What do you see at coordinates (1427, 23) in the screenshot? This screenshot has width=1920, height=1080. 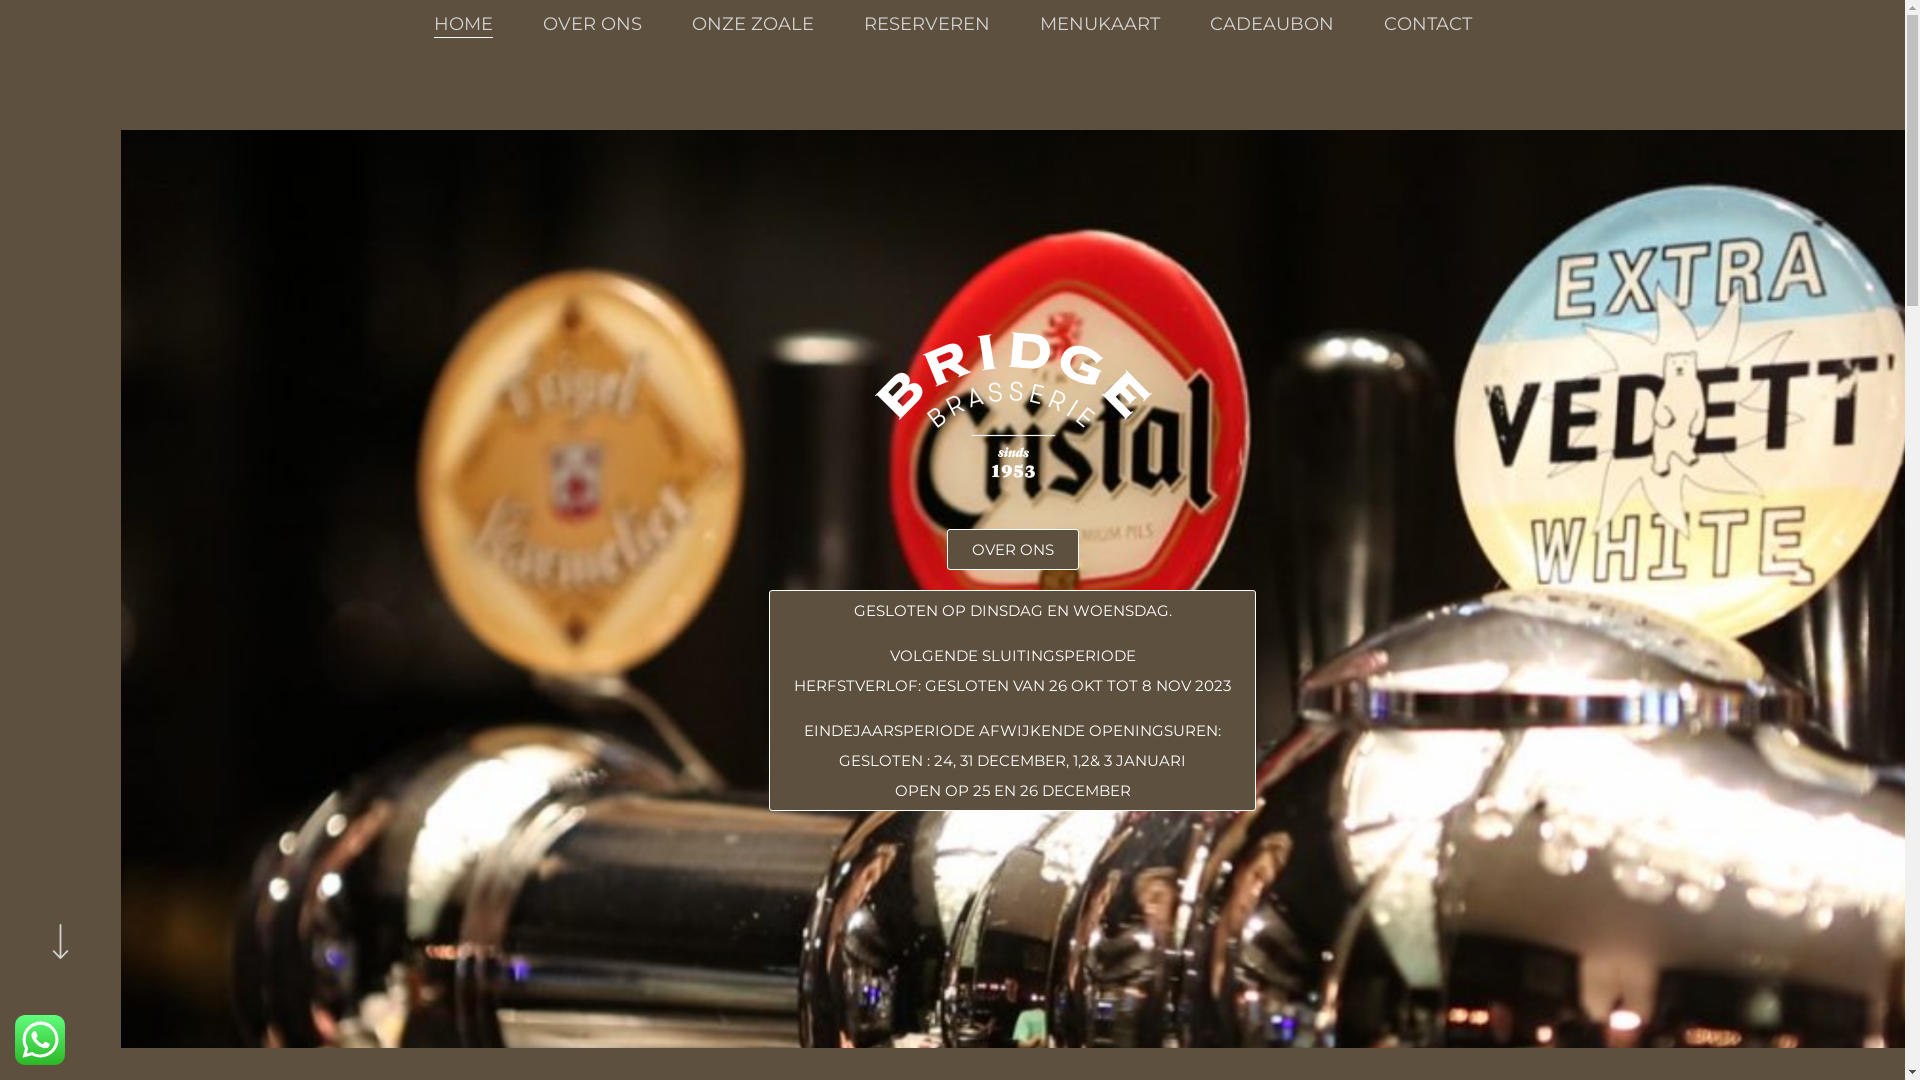 I see `'CONTACT'` at bounding box center [1427, 23].